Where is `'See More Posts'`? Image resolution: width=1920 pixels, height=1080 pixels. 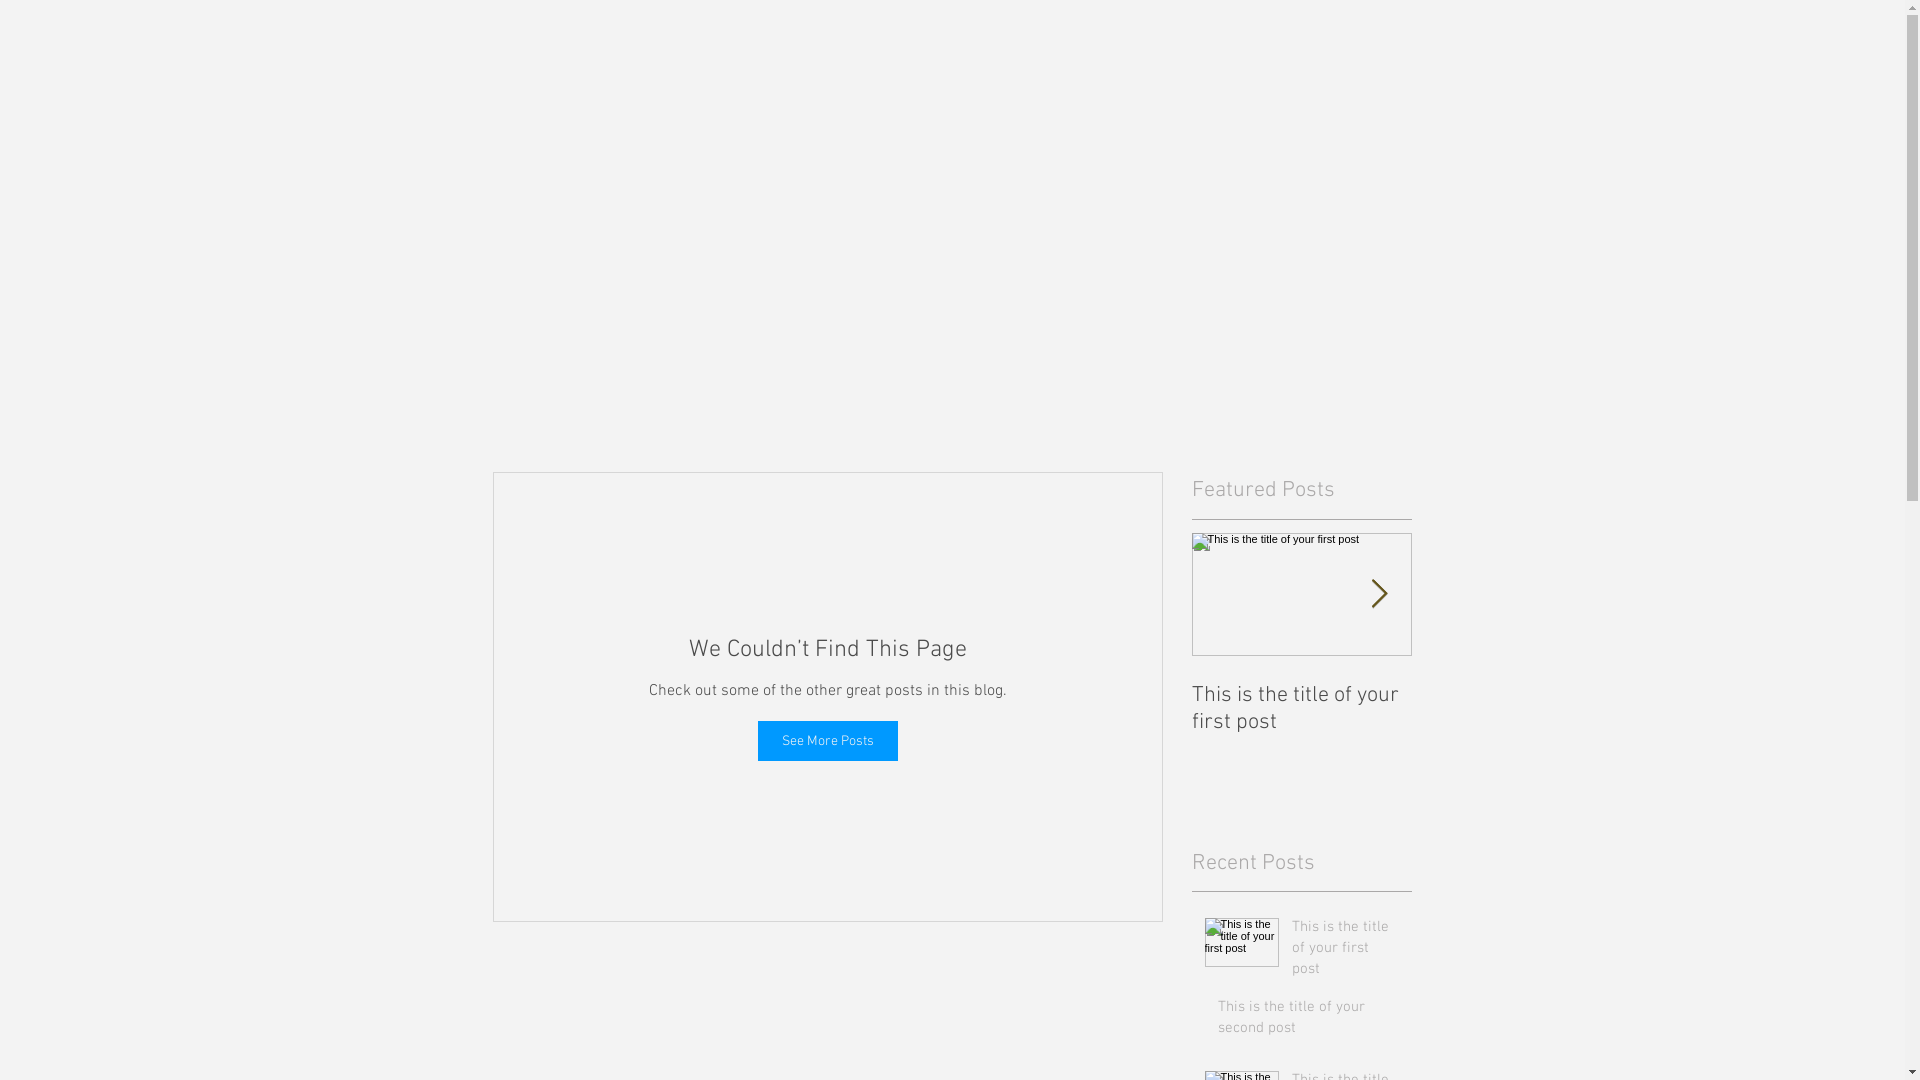
'See More Posts' is located at coordinates (828, 740).